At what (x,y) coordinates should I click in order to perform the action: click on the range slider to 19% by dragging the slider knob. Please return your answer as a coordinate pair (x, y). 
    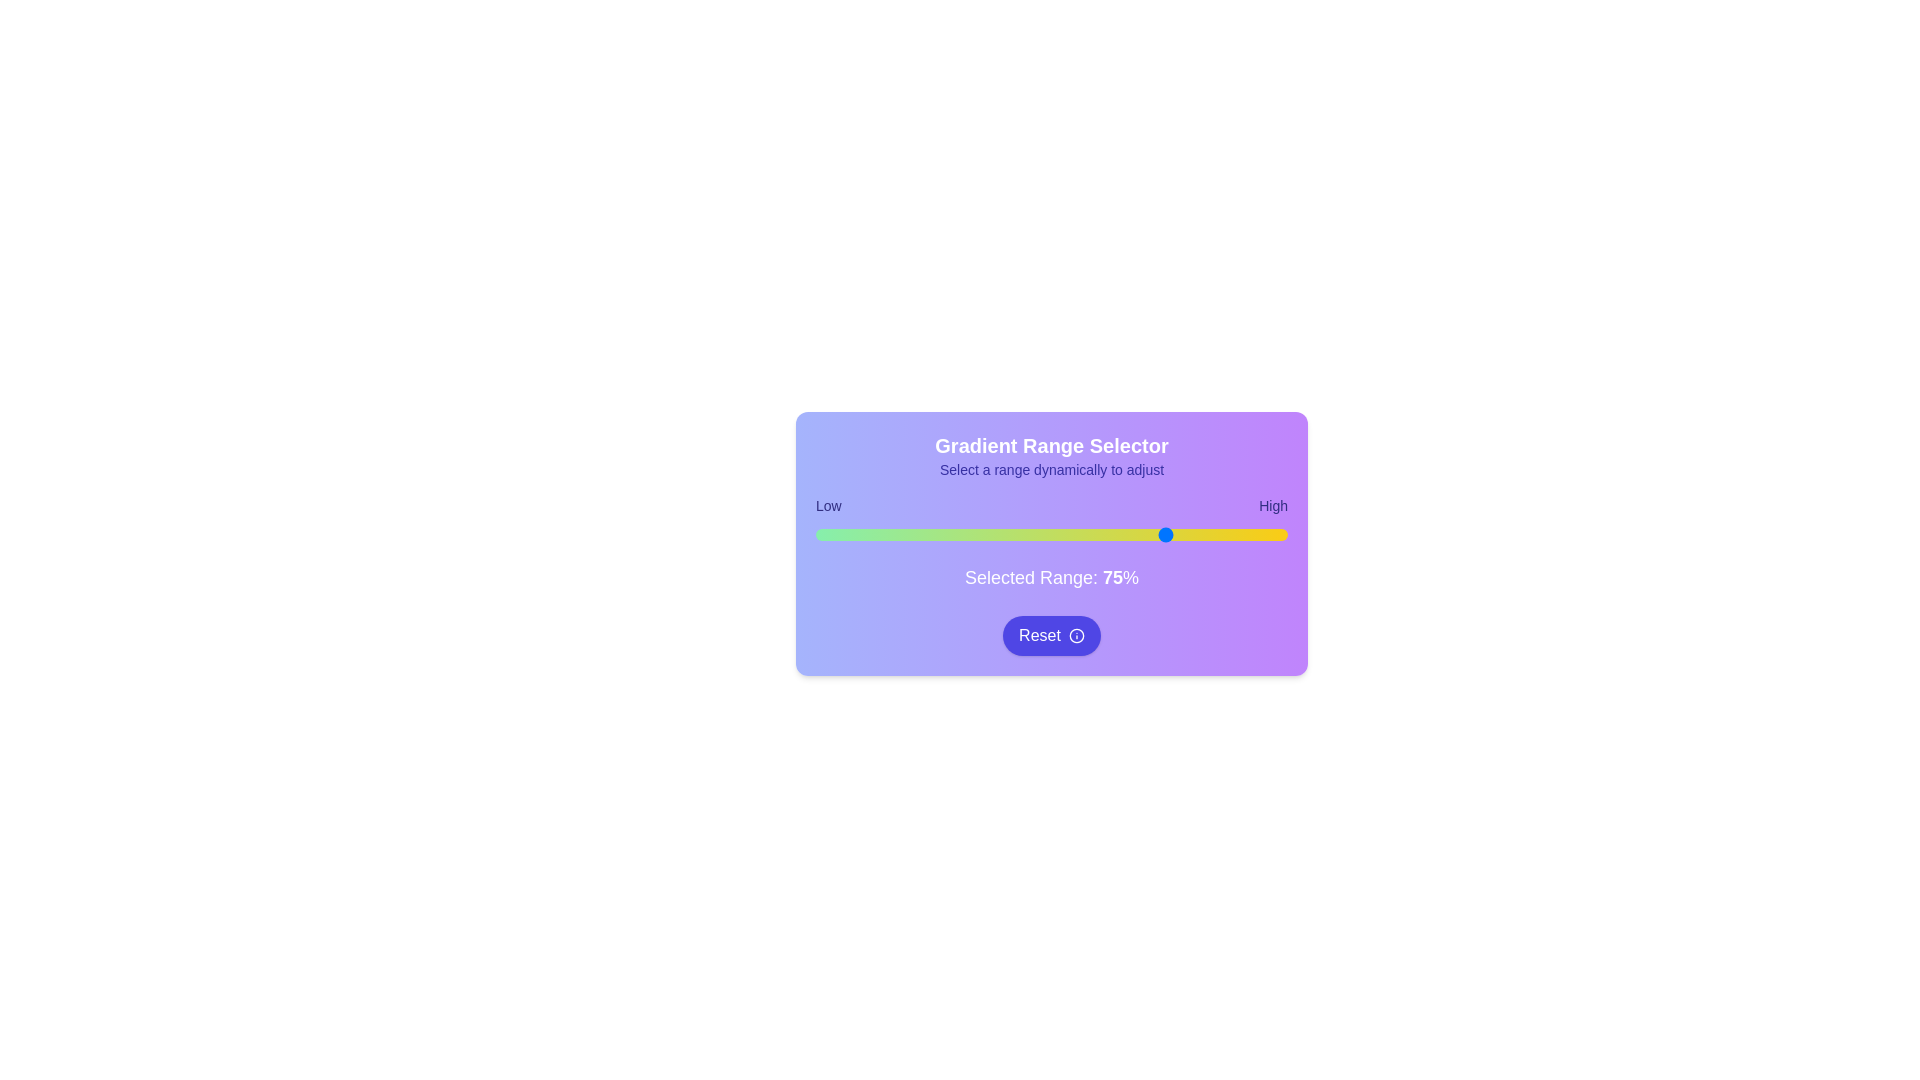
    Looking at the image, I should click on (904, 534).